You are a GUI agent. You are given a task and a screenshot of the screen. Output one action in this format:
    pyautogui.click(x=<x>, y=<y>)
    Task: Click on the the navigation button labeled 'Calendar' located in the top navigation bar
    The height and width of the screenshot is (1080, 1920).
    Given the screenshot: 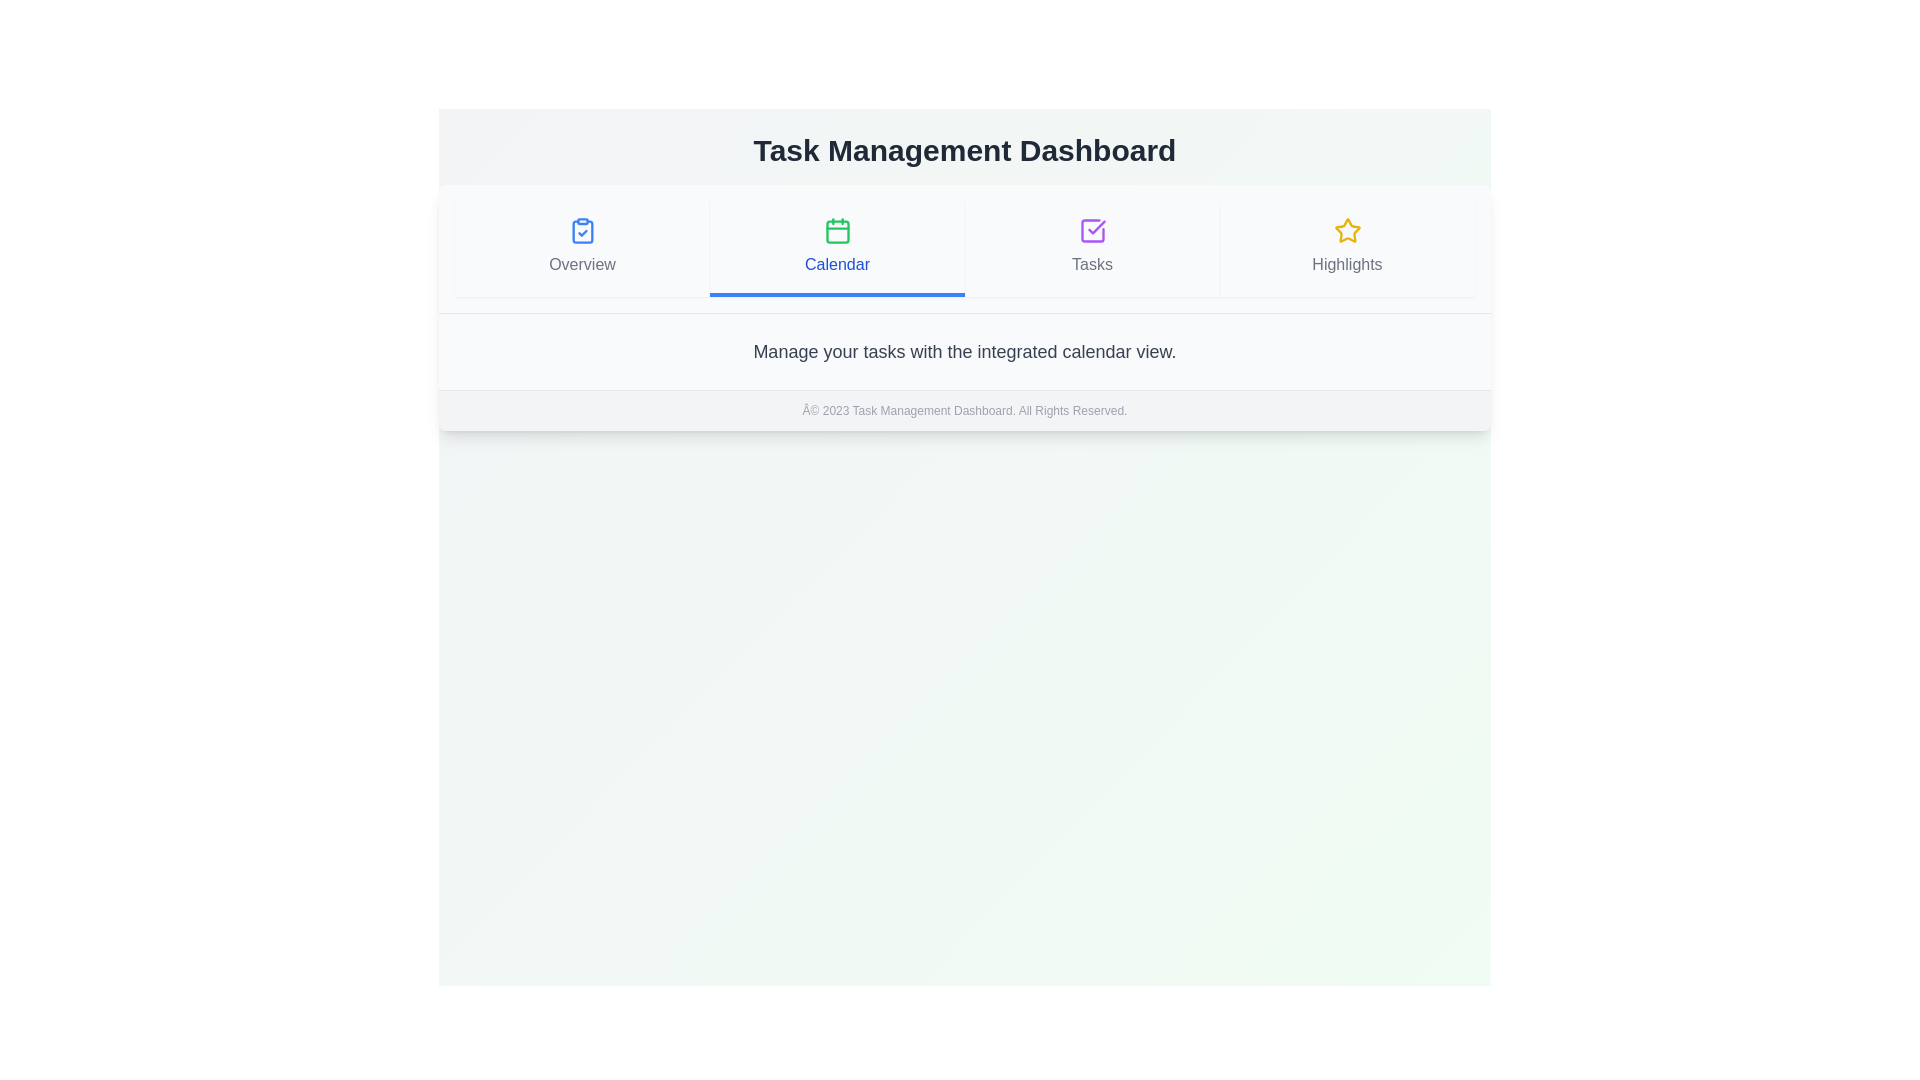 What is the action you would take?
    pyautogui.click(x=837, y=245)
    